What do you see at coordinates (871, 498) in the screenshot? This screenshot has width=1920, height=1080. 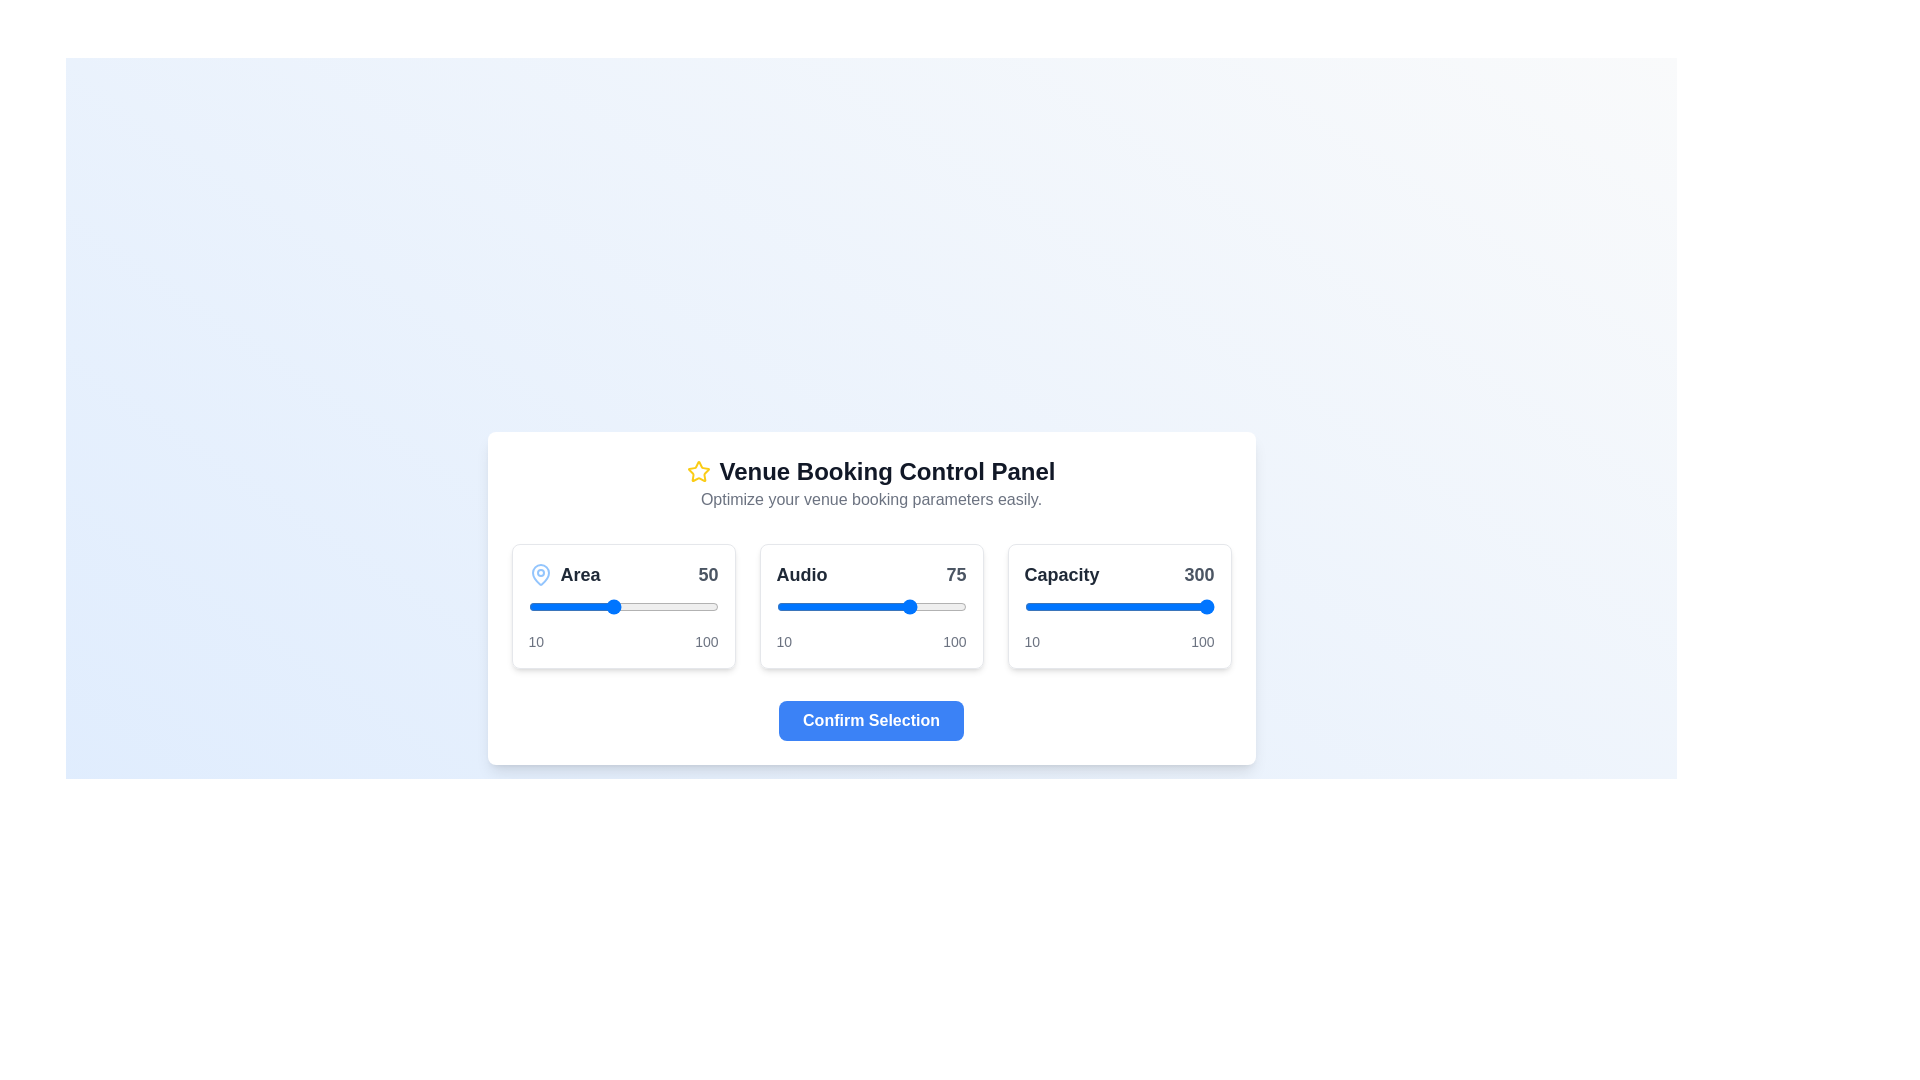 I see `the static text element displaying 'Optimize your venue booking parameters easily.' located below the title 'Venue Booking Control Panel'` at bounding box center [871, 498].